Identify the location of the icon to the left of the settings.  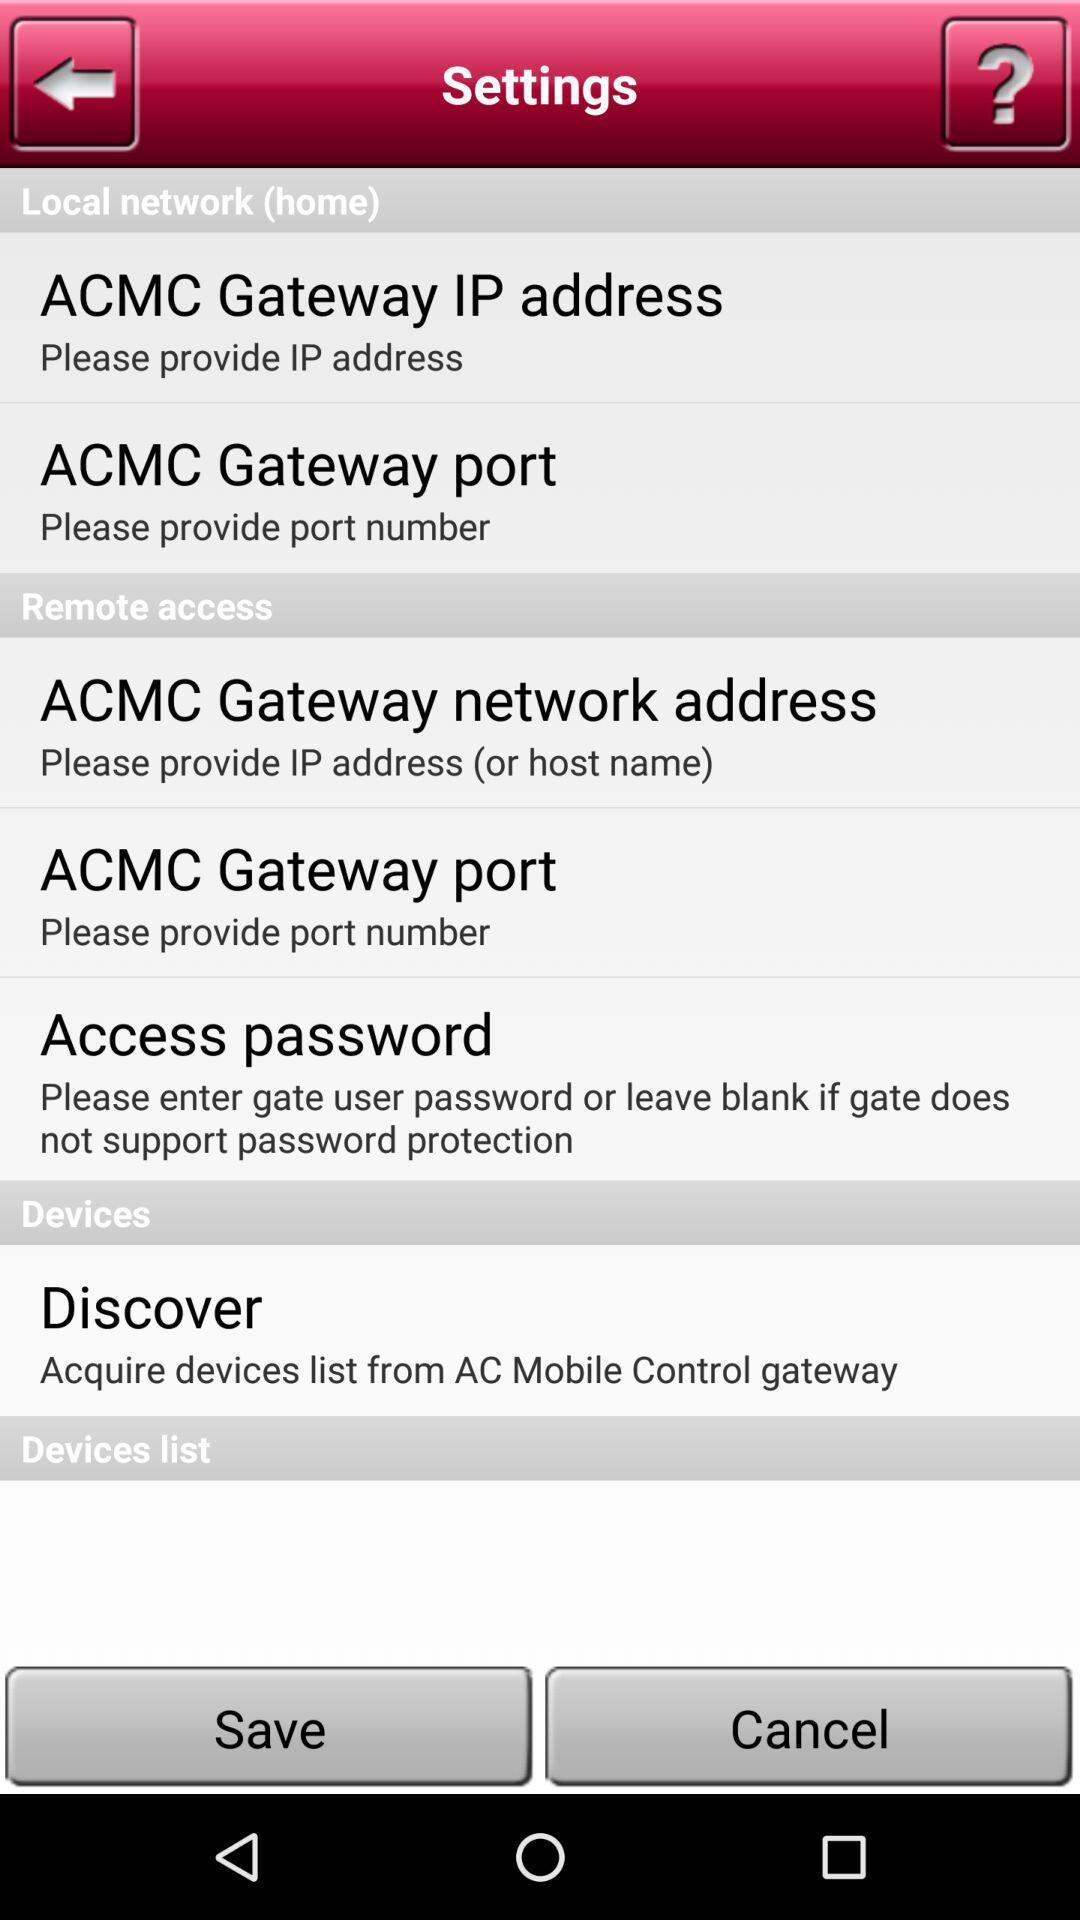
(73, 82).